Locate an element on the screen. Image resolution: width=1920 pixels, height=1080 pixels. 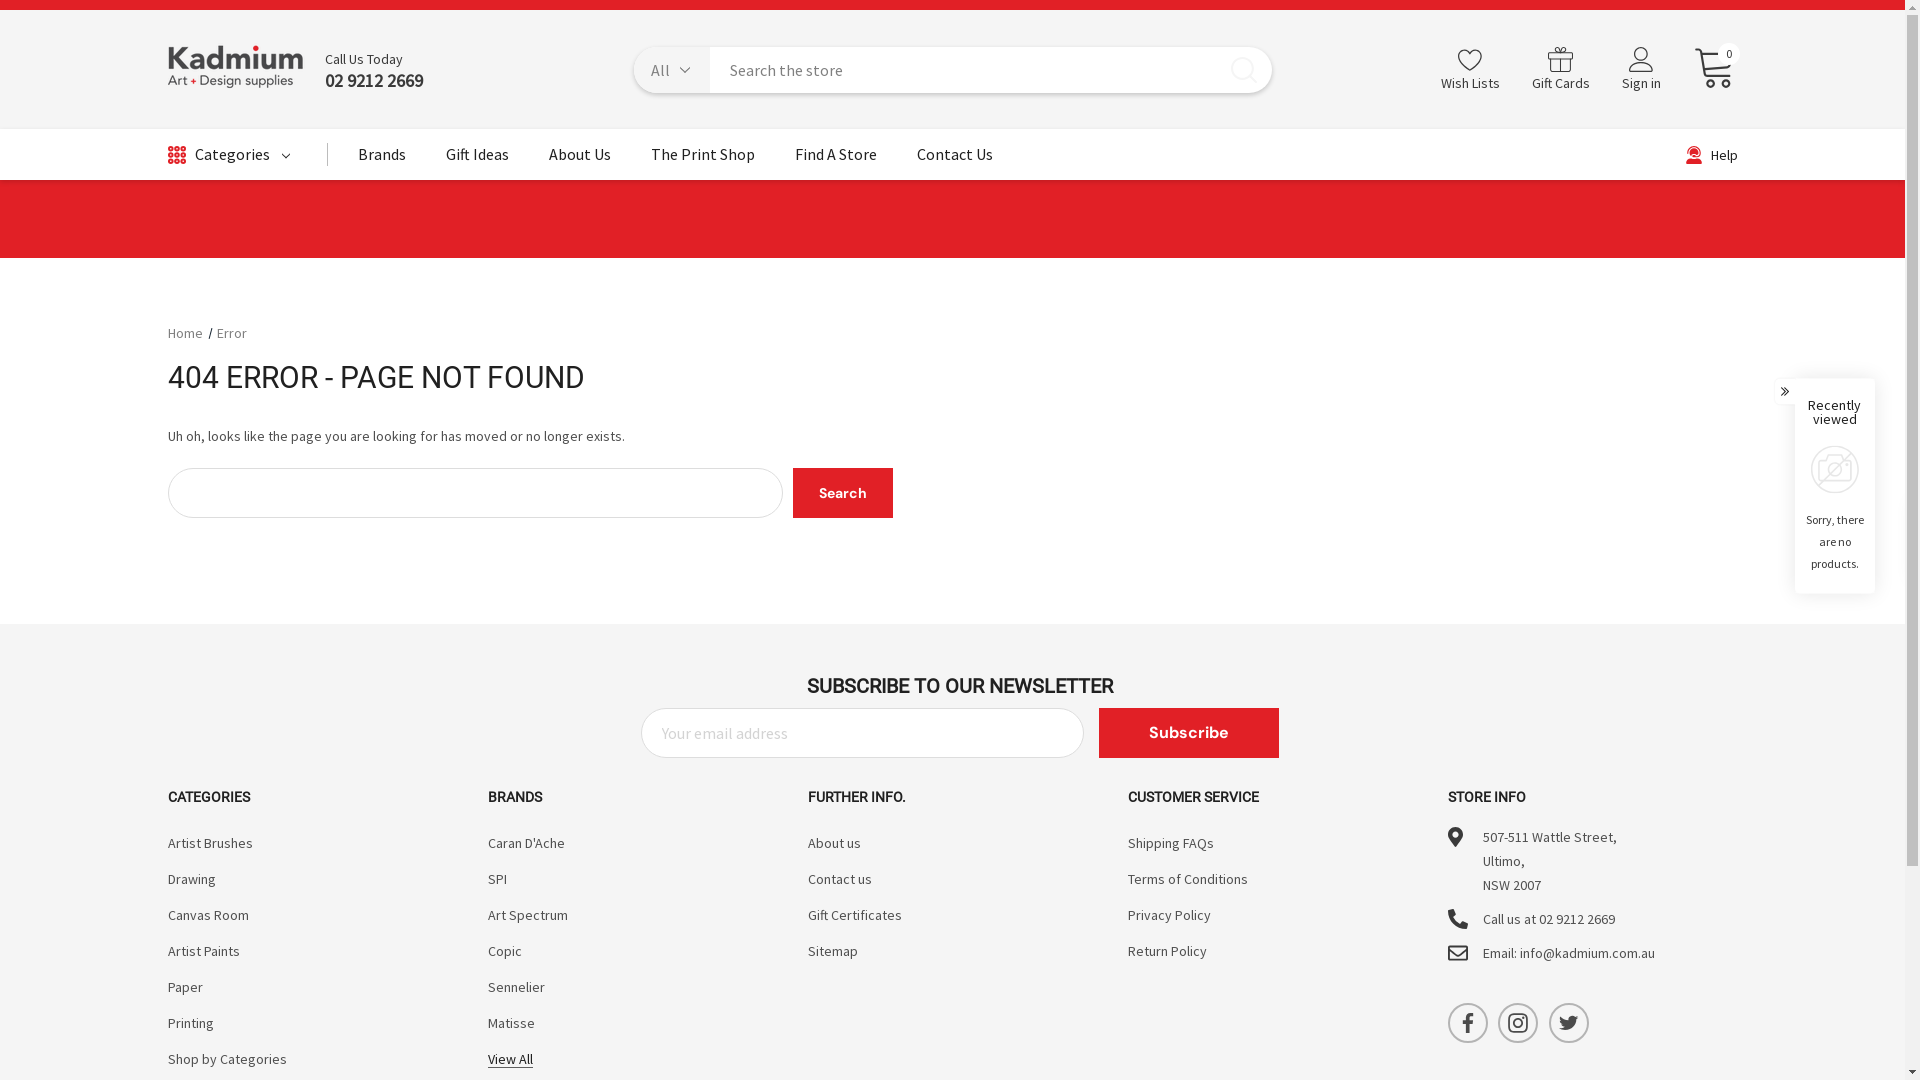
'0' is located at coordinates (1705, 68).